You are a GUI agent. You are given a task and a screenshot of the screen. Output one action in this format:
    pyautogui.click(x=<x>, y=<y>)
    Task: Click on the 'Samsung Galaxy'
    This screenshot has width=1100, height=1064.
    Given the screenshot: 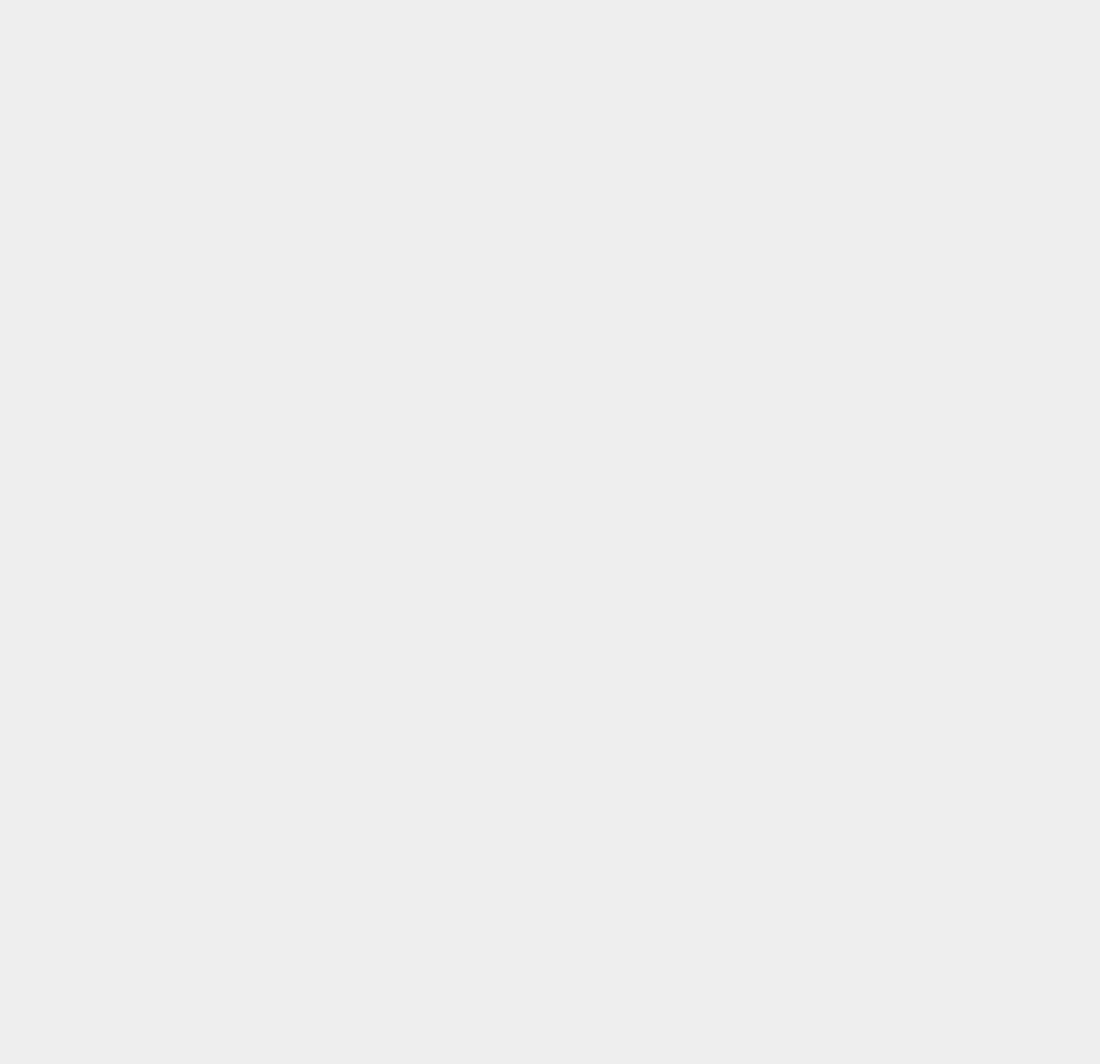 What is the action you would take?
    pyautogui.click(x=778, y=963)
    